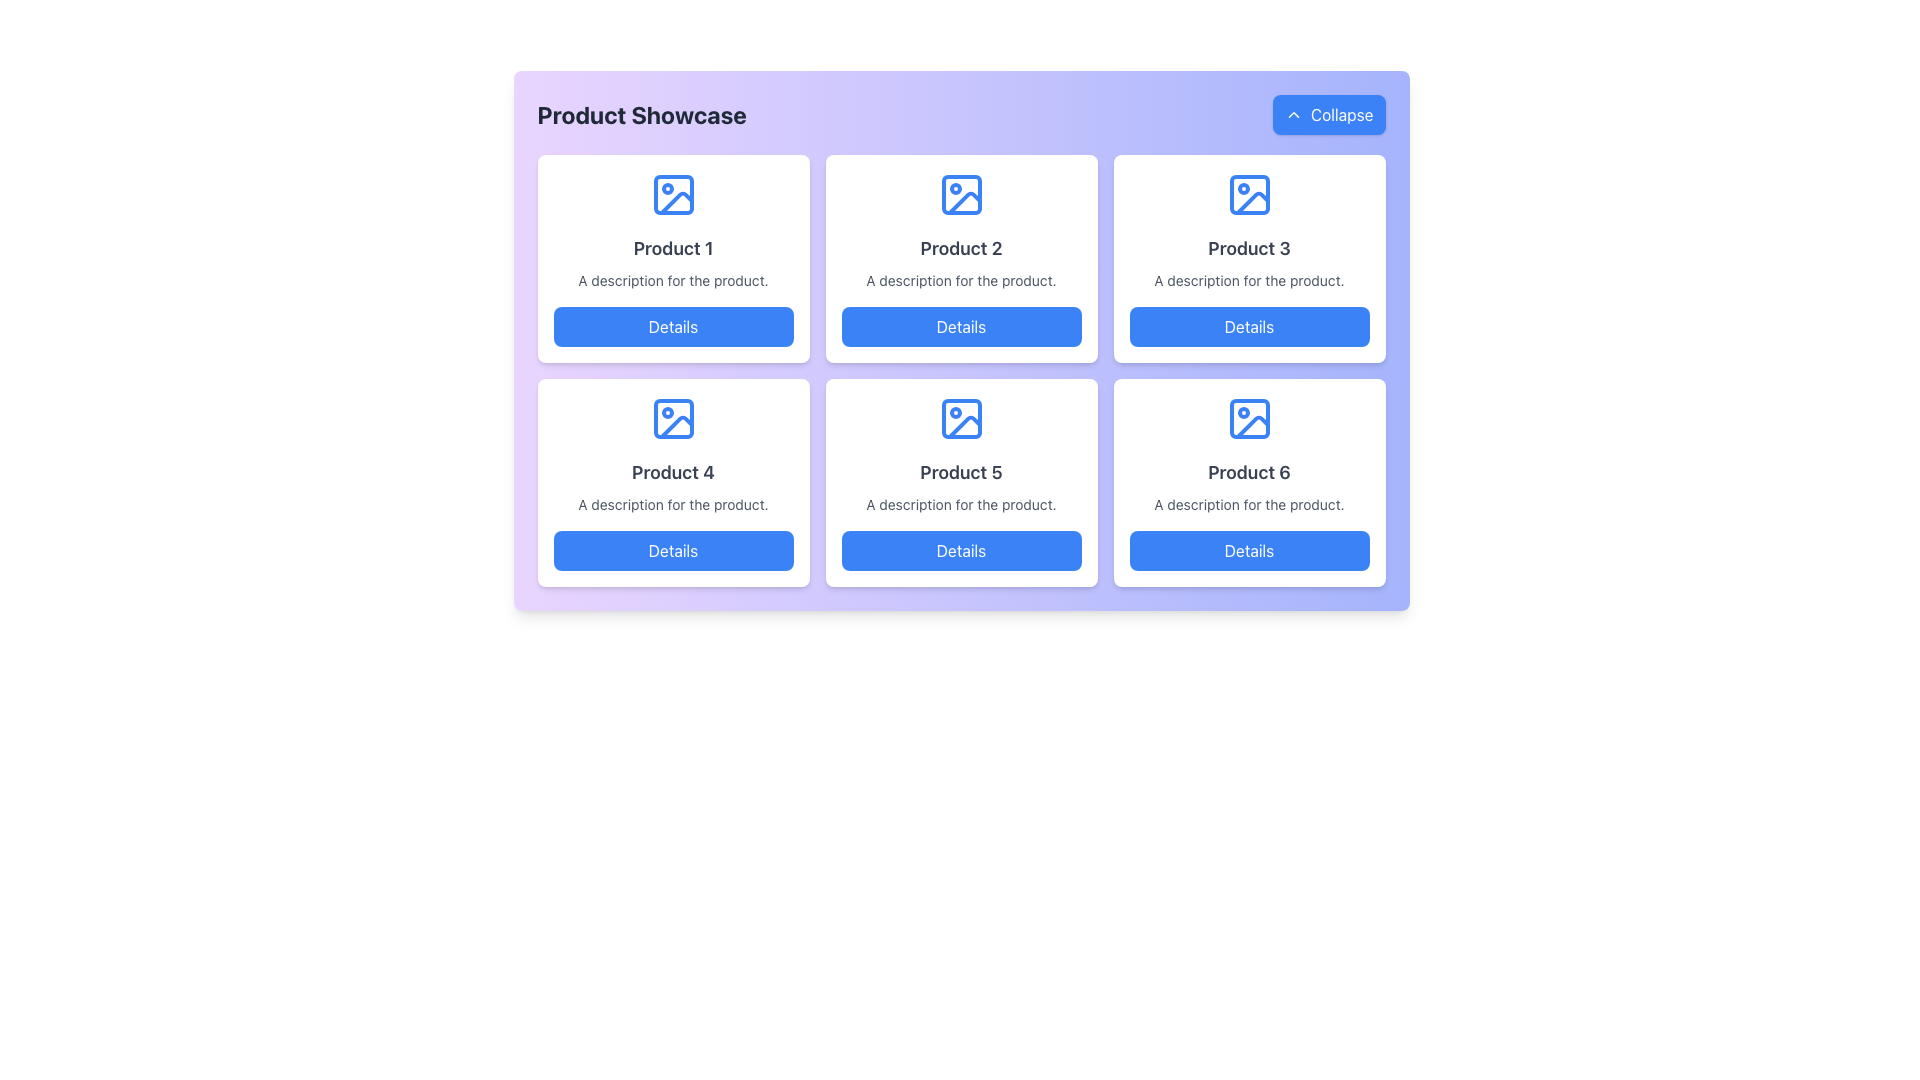 The image size is (1920, 1080). I want to click on the text label that reads 'Product 6', which is a bold, large font text in dark gray color, located in the lower-right card of a 3x2 grid layout, so click(1248, 473).